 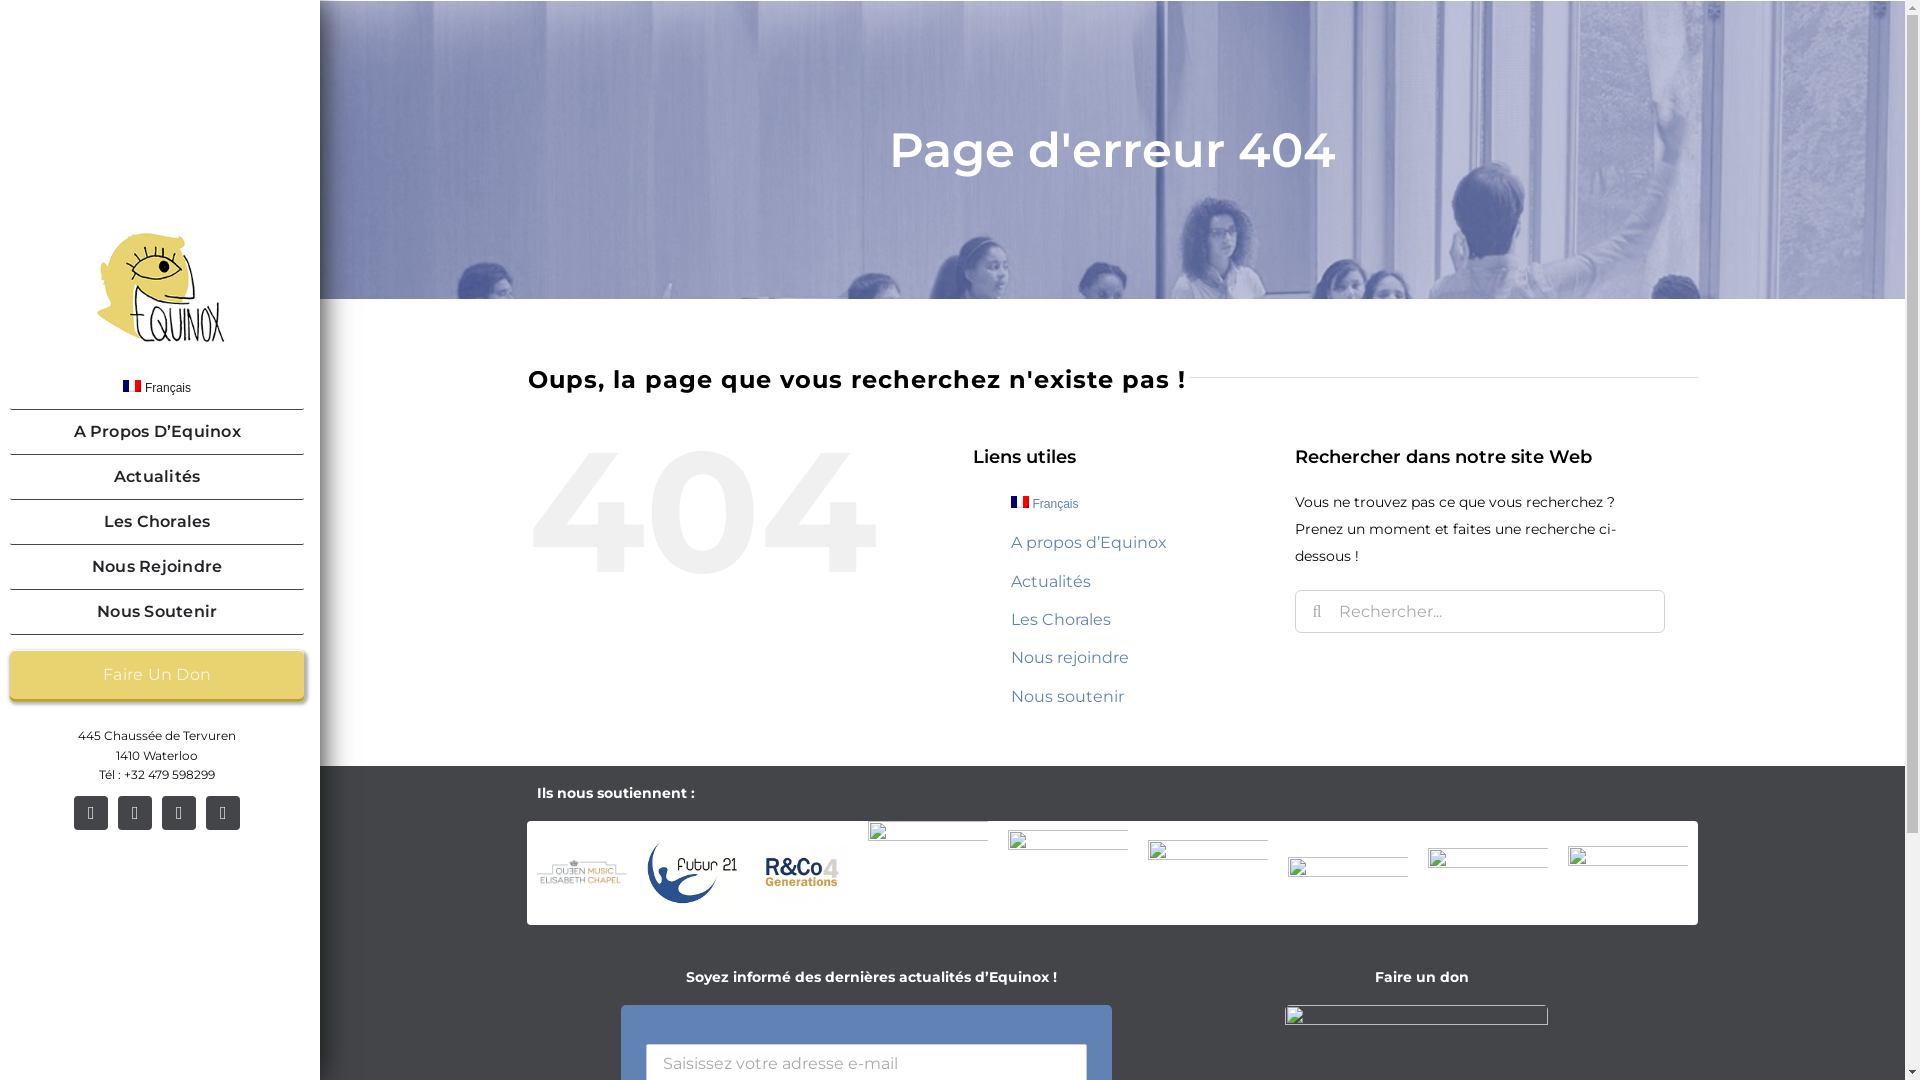 I want to click on 'Les Chorales', so click(x=1059, y=618).